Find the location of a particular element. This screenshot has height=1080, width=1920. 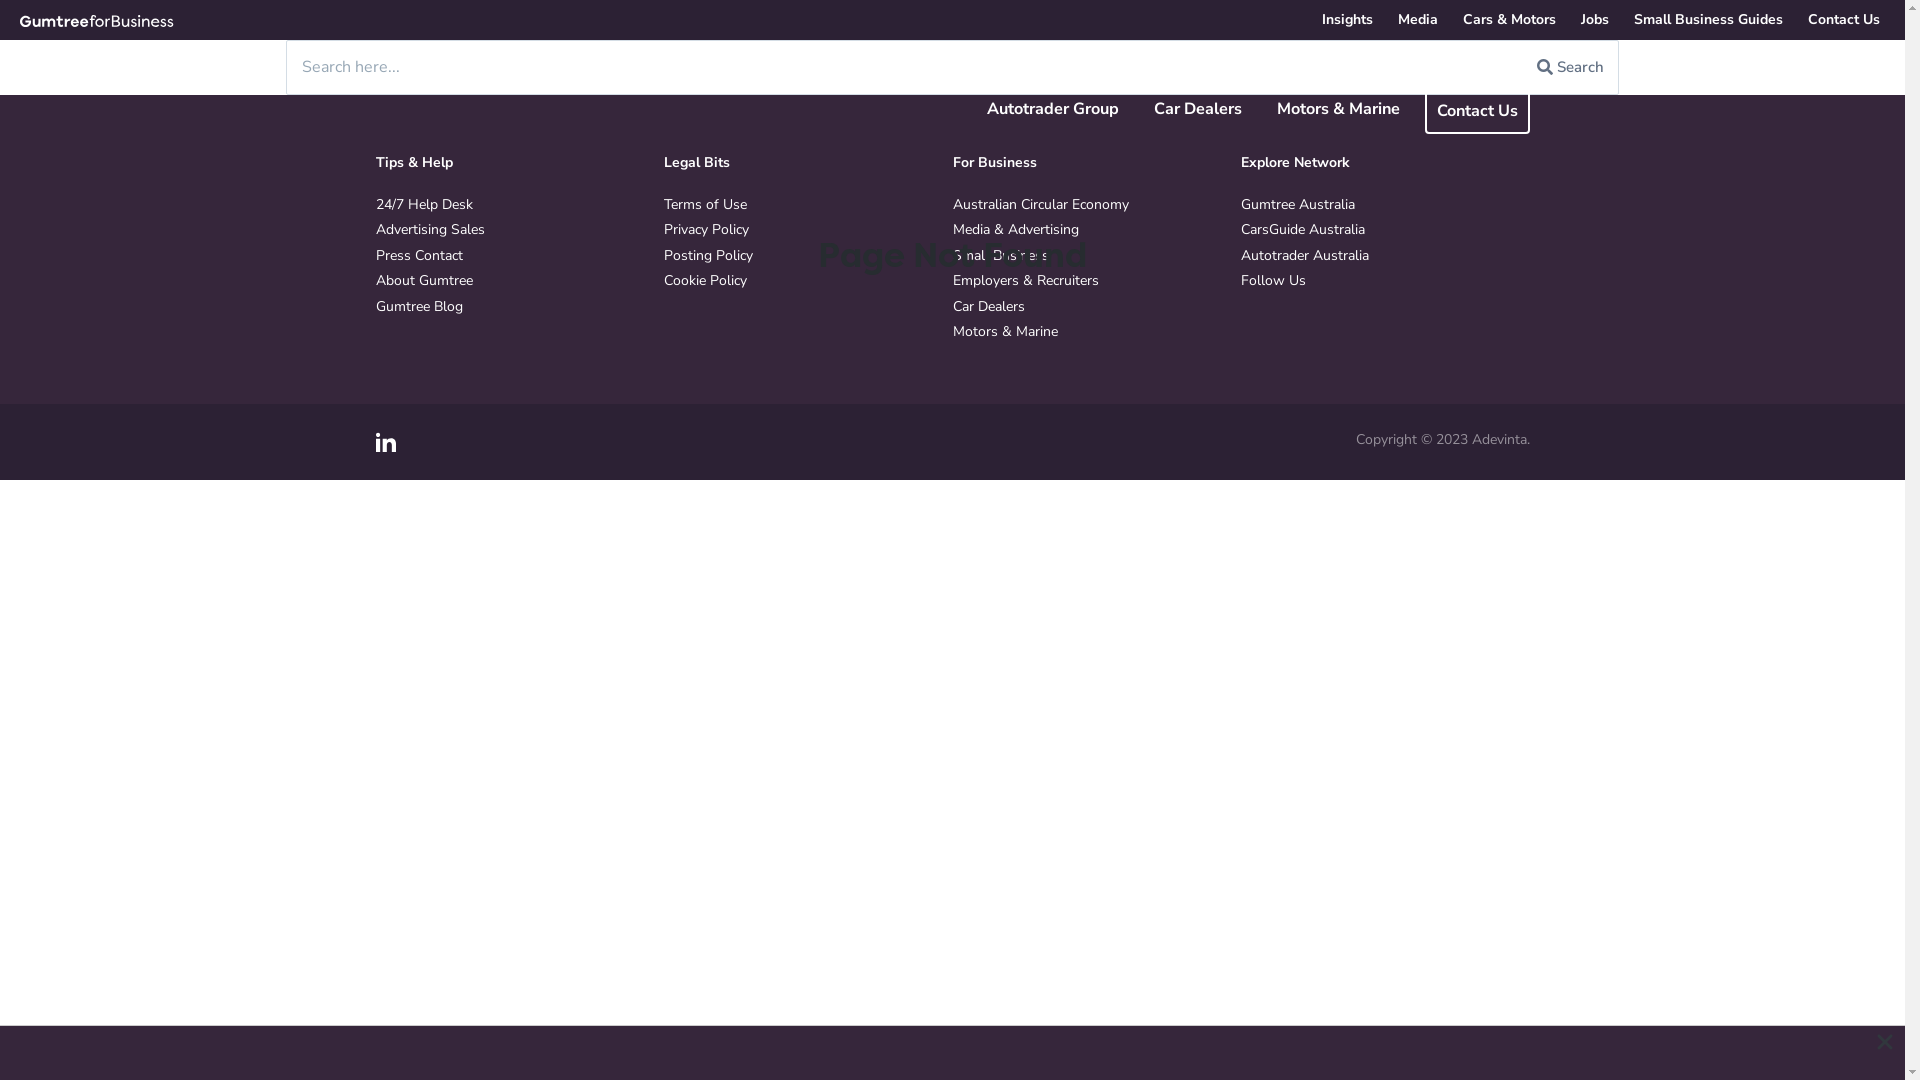

'Autotrader Group' is located at coordinates (975, 109).